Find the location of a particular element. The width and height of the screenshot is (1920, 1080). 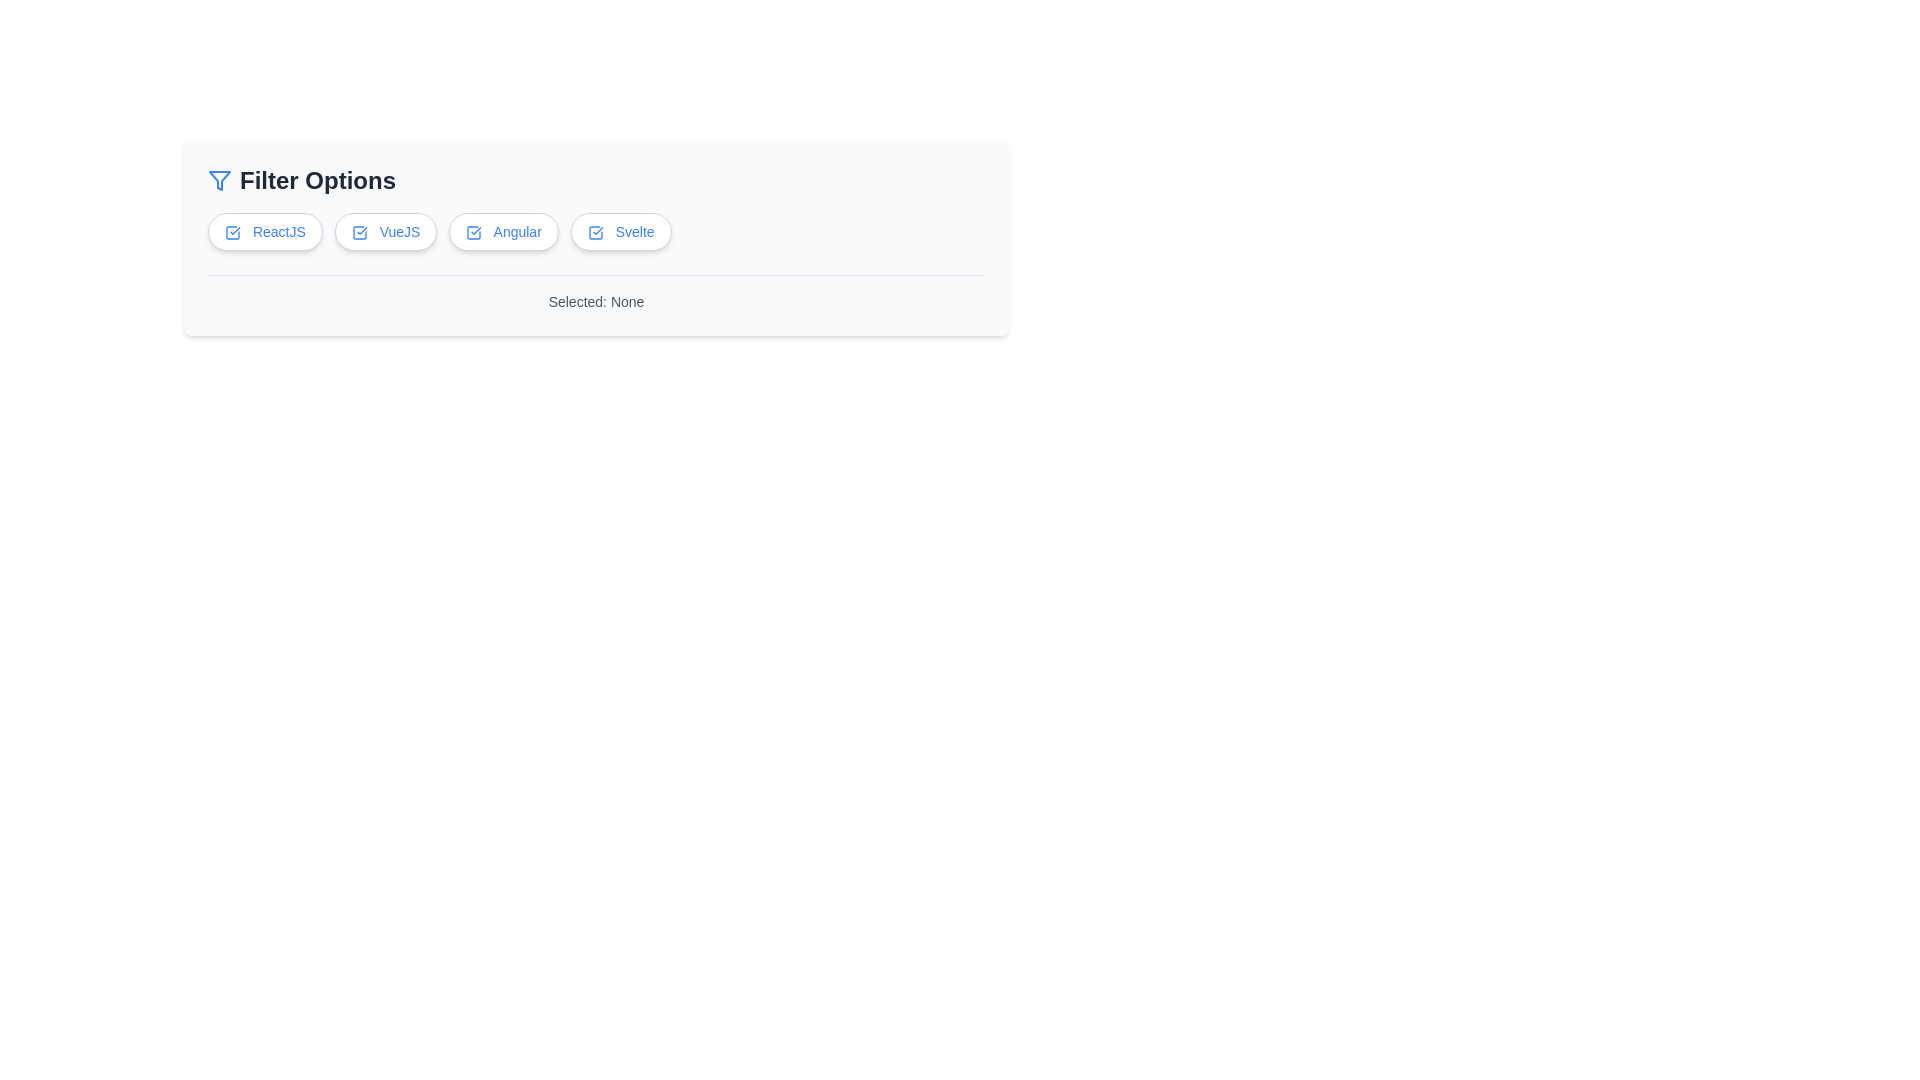

the 'Svelte' button with an embedded checkbox is located at coordinates (620, 230).